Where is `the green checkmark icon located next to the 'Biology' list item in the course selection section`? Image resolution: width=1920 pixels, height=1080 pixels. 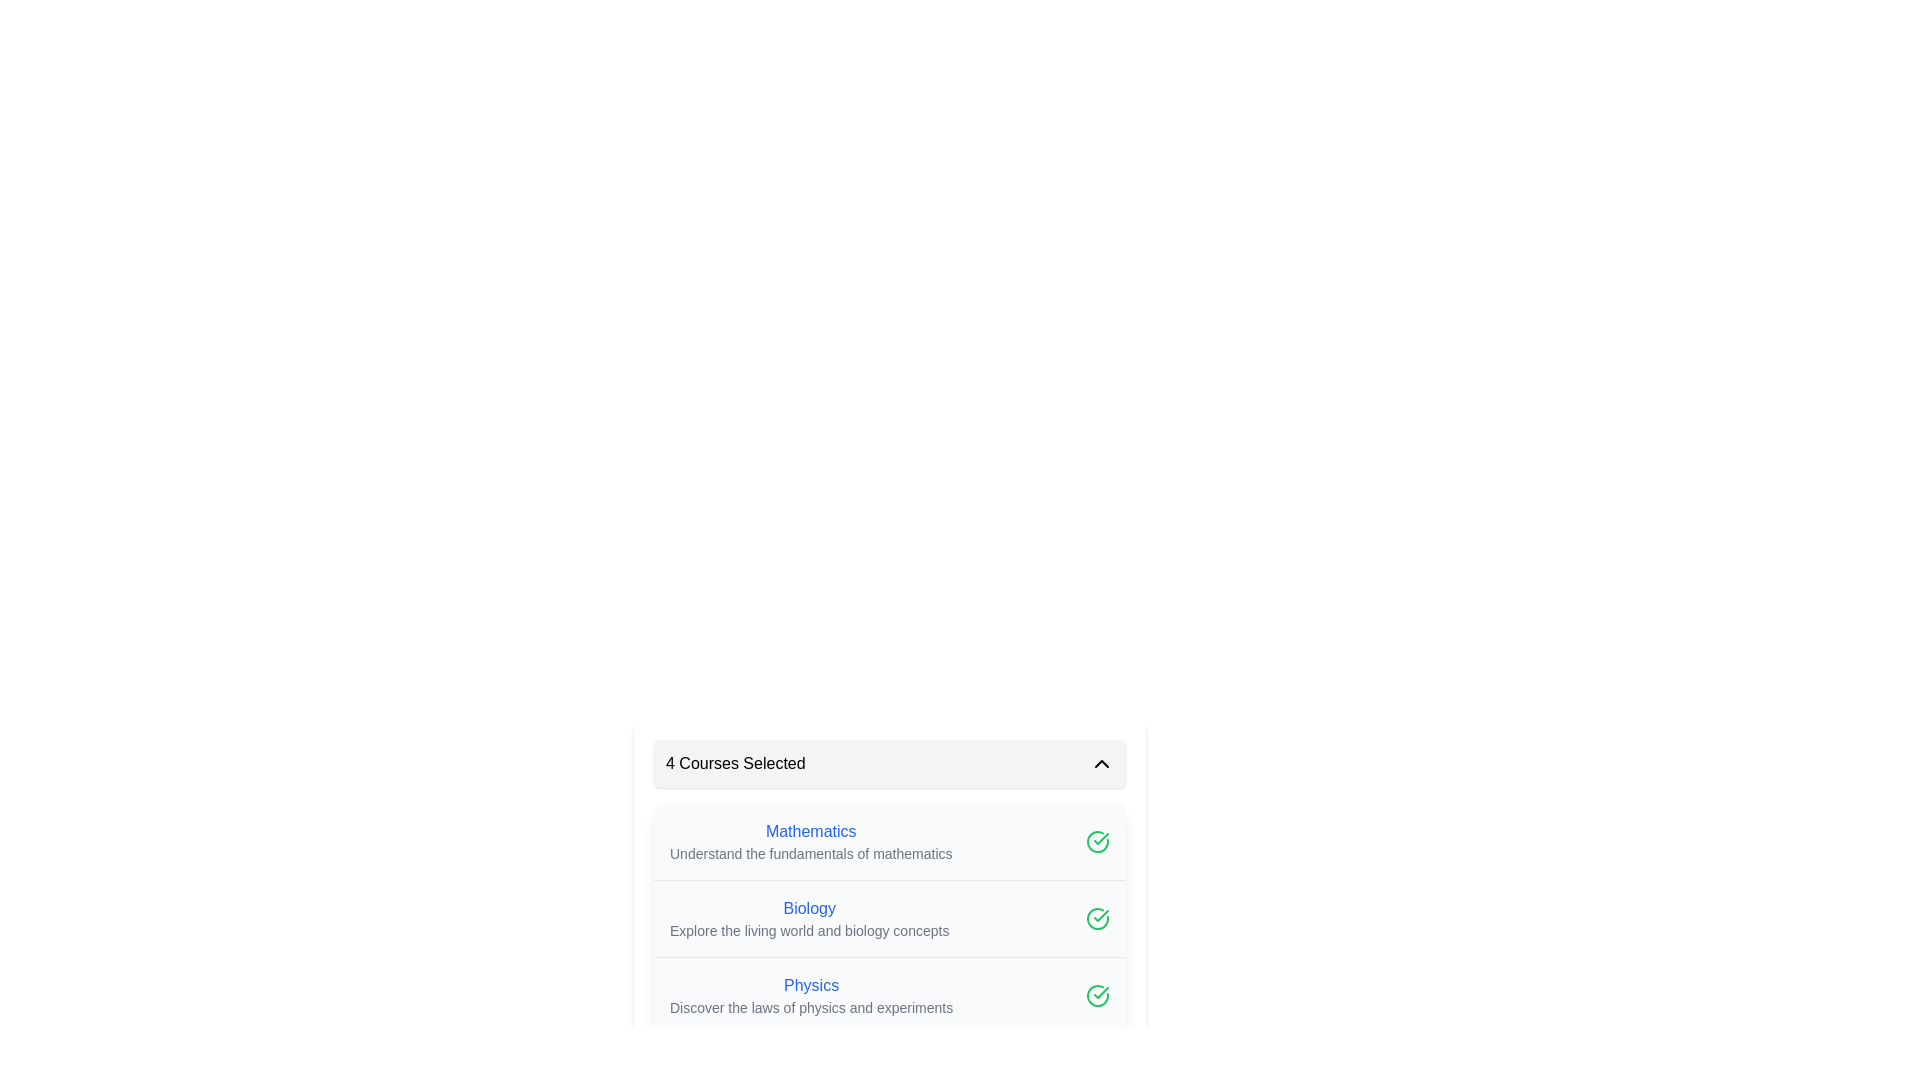
the green checkmark icon located next to the 'Biology' list item in the course selection section is located at coordinates (888, 918).